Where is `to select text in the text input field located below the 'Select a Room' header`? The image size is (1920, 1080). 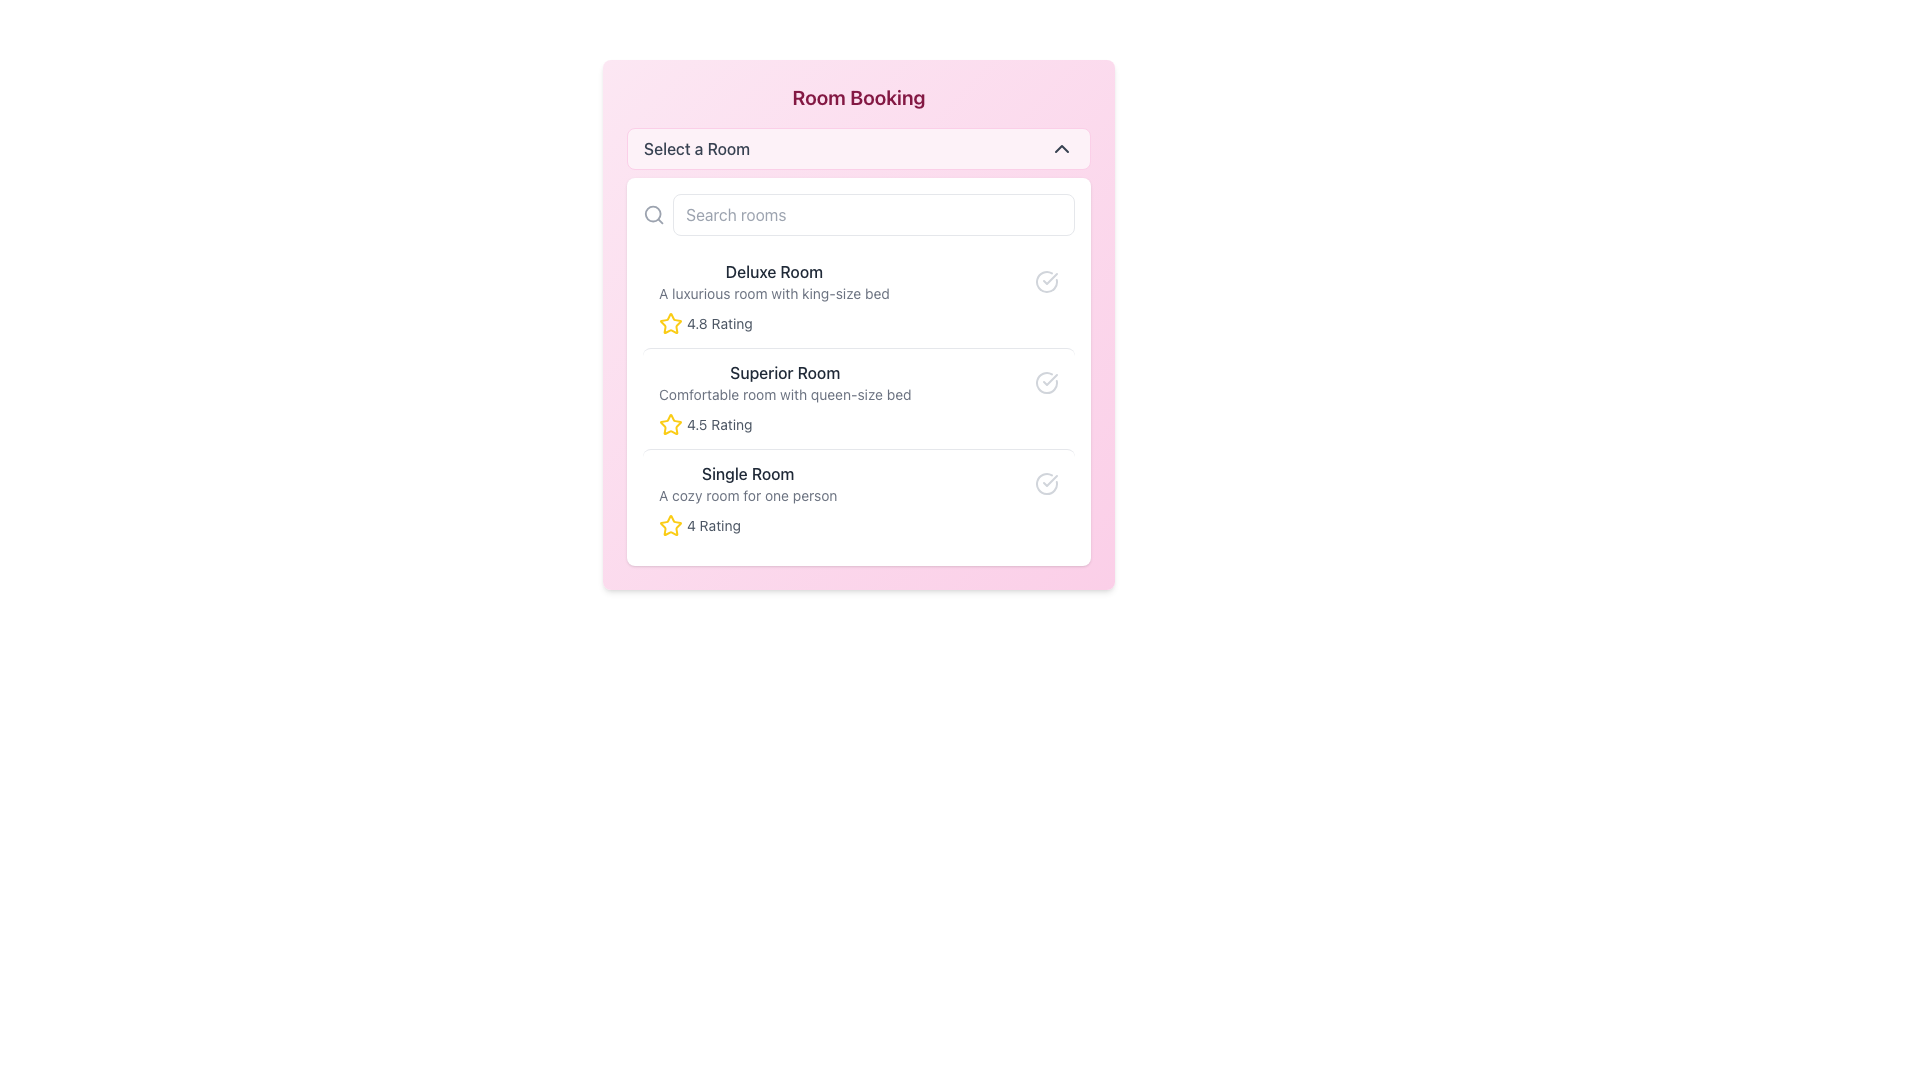 to select text in the text input field located below the 'Select a Room' header is located at coordinates (874, 215).